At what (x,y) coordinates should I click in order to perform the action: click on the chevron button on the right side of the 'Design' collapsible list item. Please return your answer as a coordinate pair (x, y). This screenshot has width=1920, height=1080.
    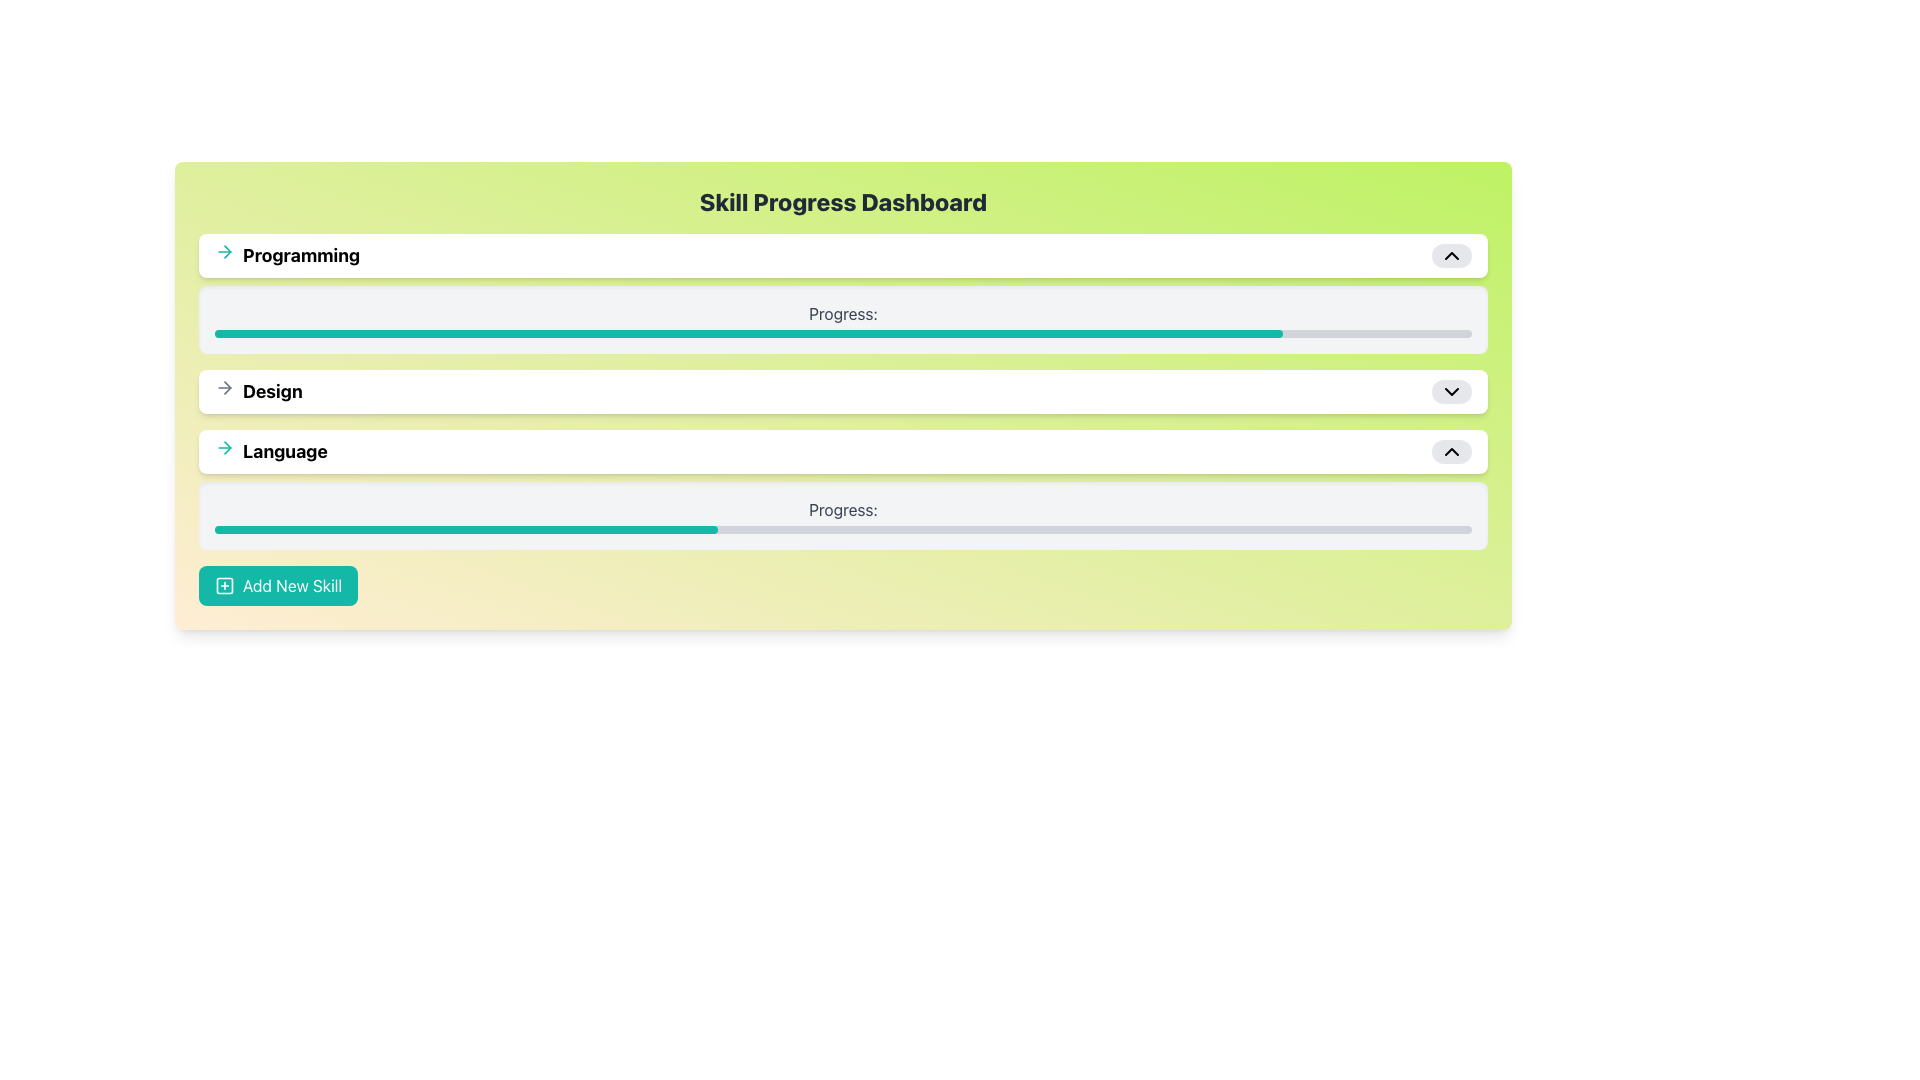
    Looking at the image, I should click on (843, 392).